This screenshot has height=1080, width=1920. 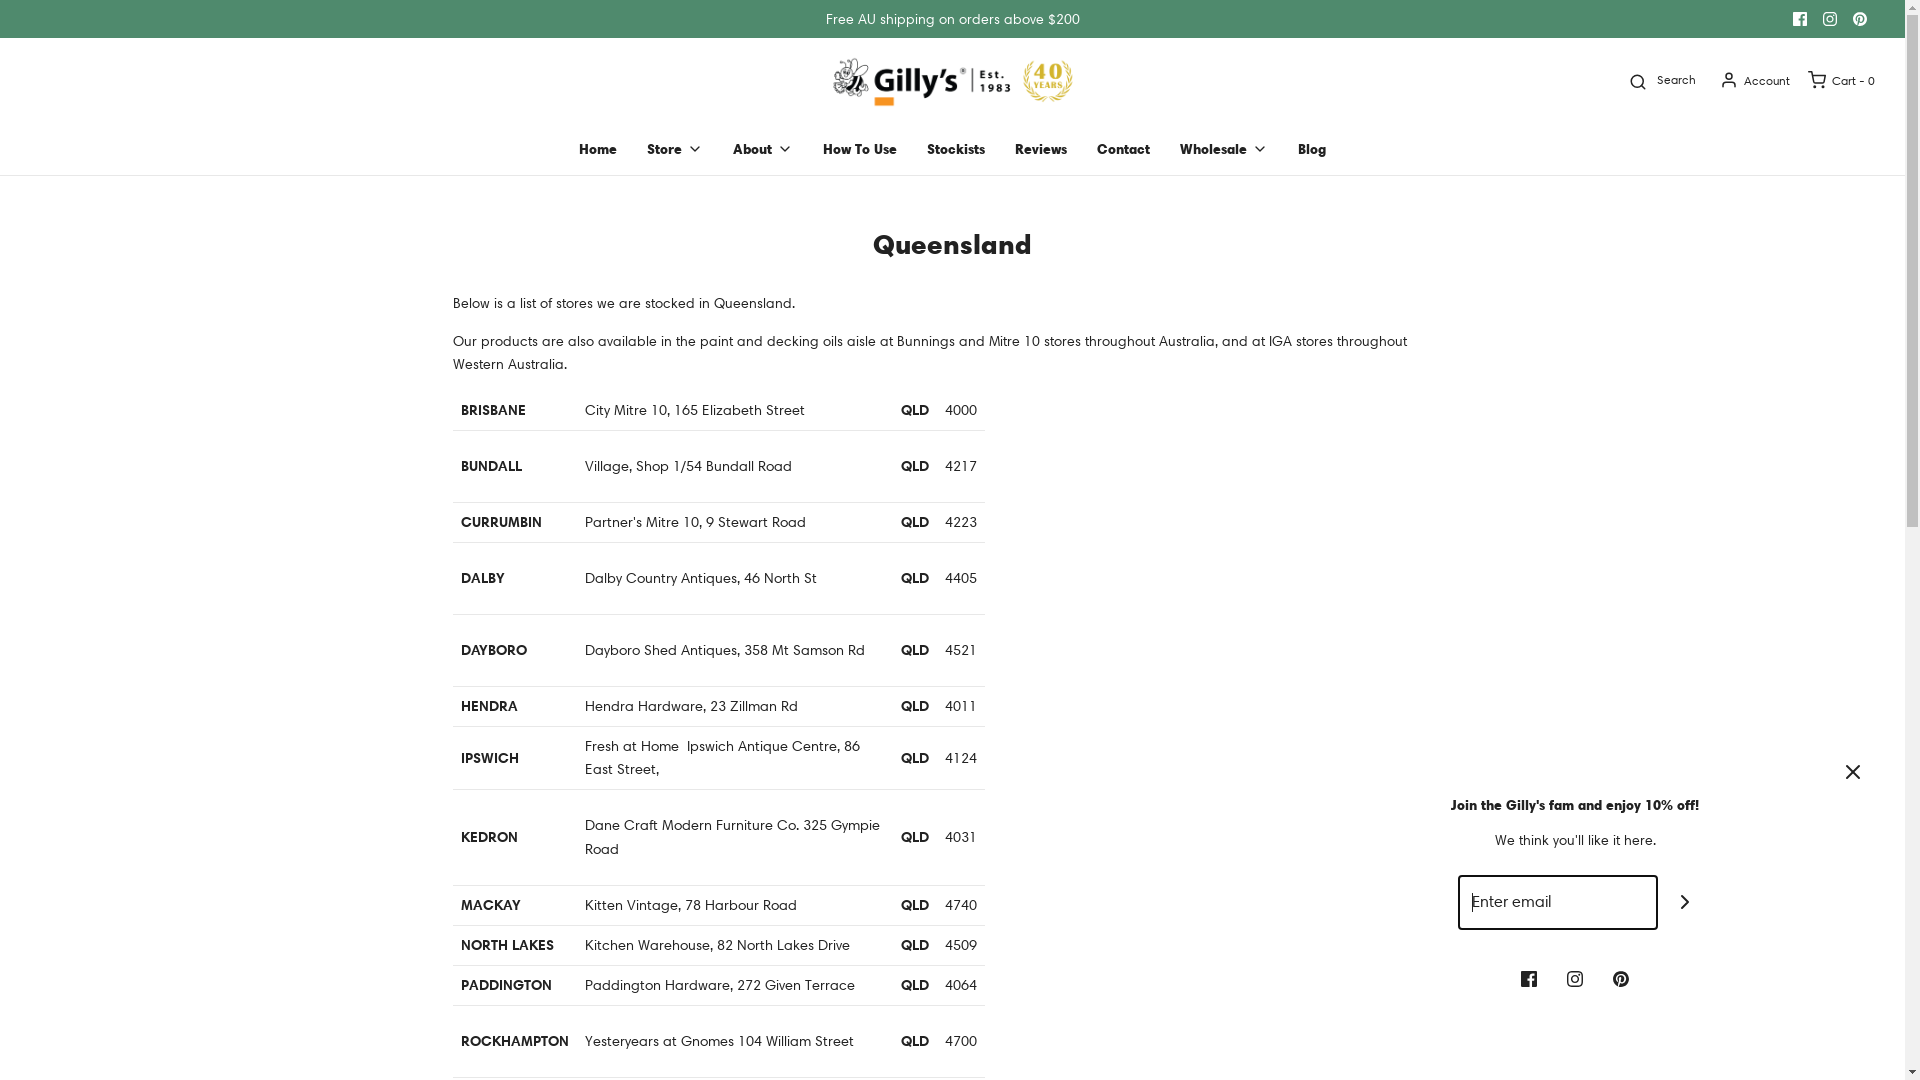 What do you see at coordinates (597, 148) in the screenshot?
I see `'Home'` at bounding box center [597, 148].